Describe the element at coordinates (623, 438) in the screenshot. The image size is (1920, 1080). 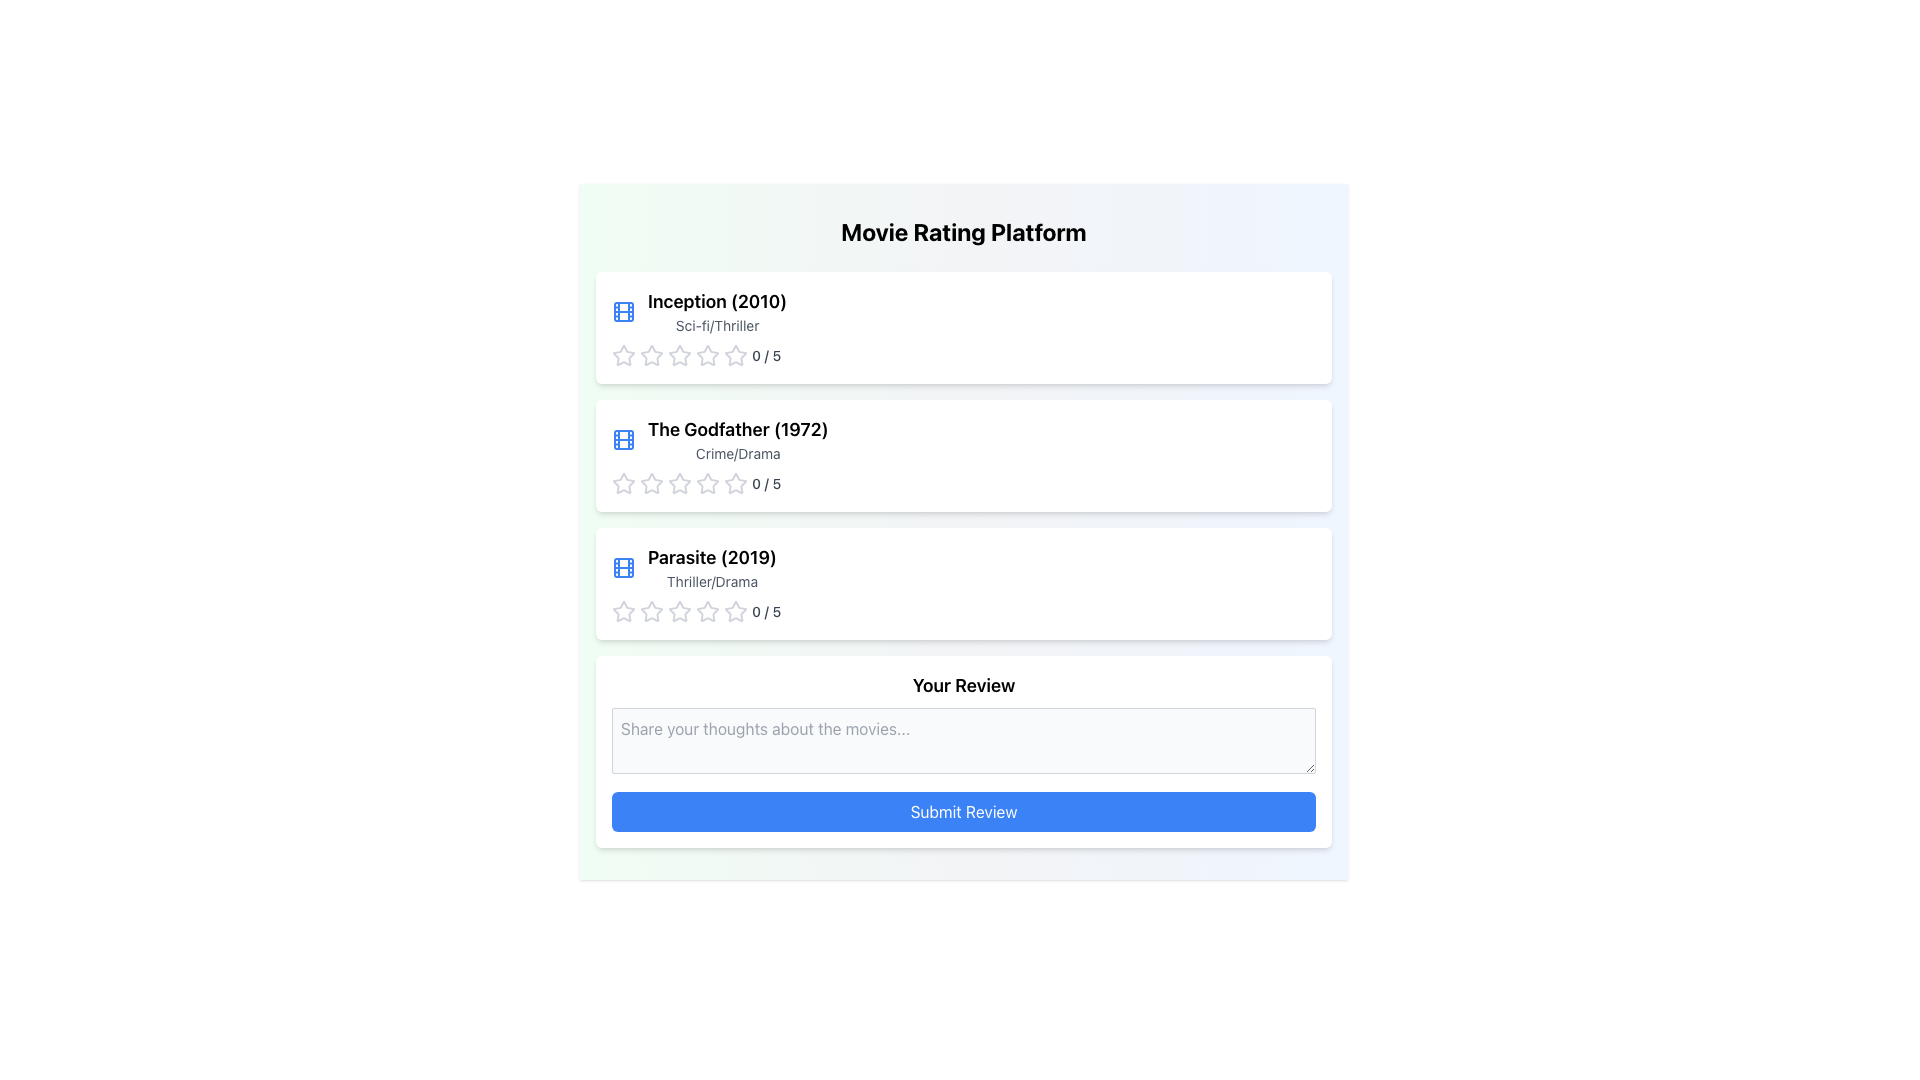
I see `the icon representing the movie entry for 'The Godfather (1972)', which is located in the second entry of a vertical list of movie items` at that location.